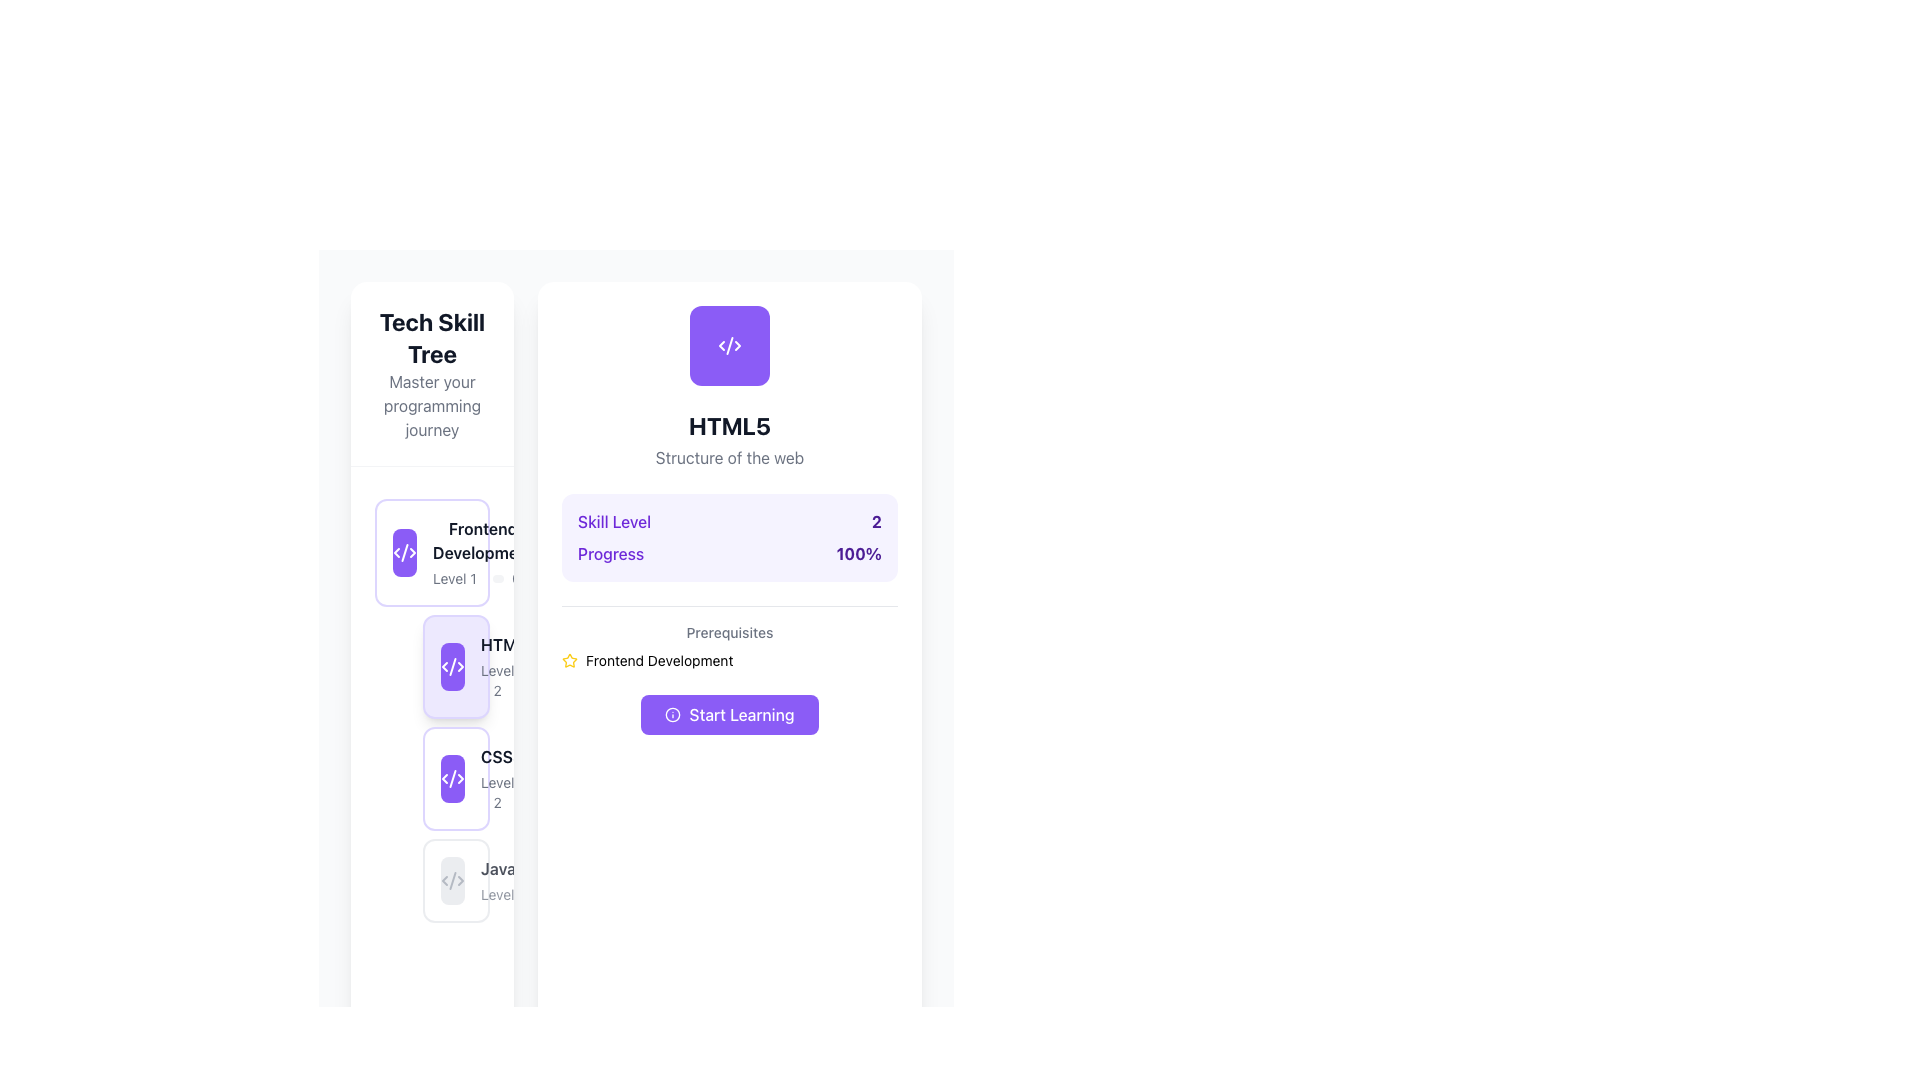 The height and width of the screenshot is (1080, 1920). What do you see at coordinates (483, 552) in the screenshot?
I see `the composite UI component displaying the skill level and progress for 'Frontend Development'` at bounding box center [483, 552].